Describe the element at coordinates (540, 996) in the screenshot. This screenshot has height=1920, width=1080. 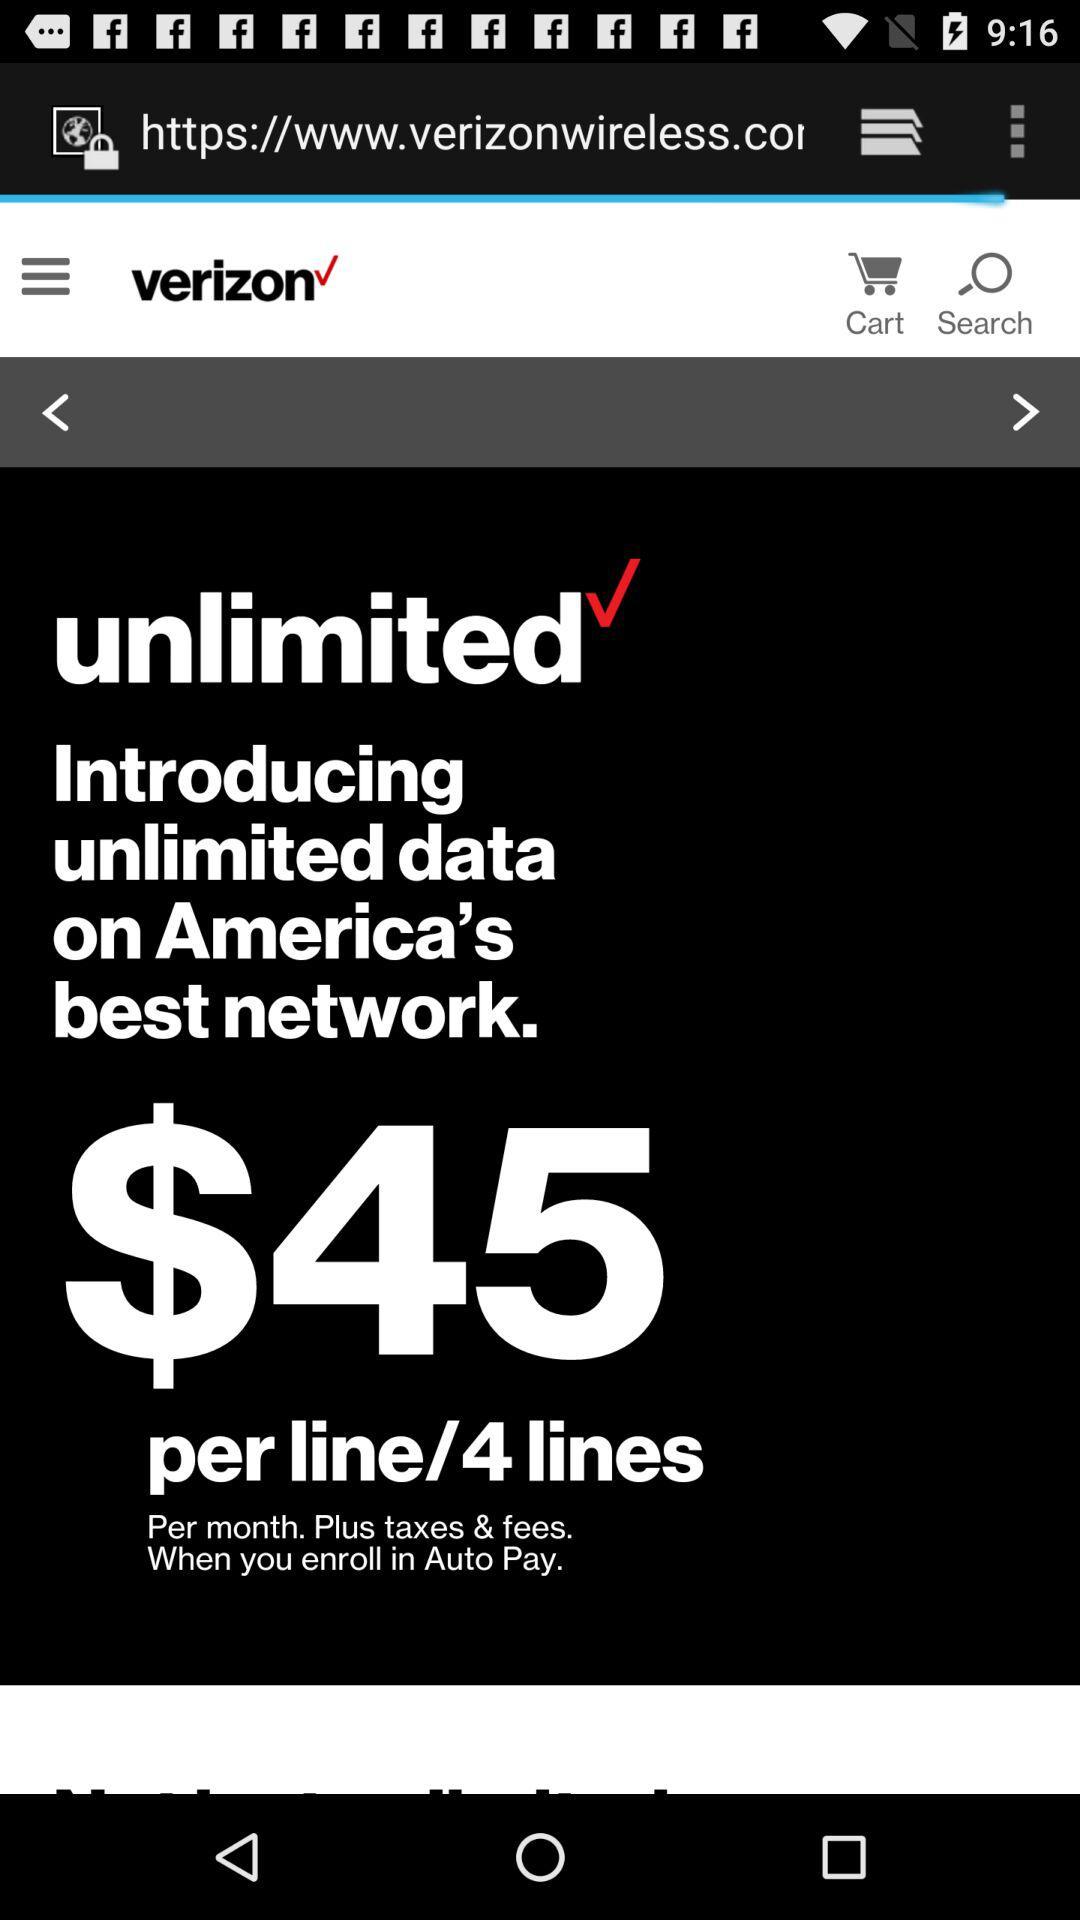
I see `icon below the https www verizonwireless item` at that location.